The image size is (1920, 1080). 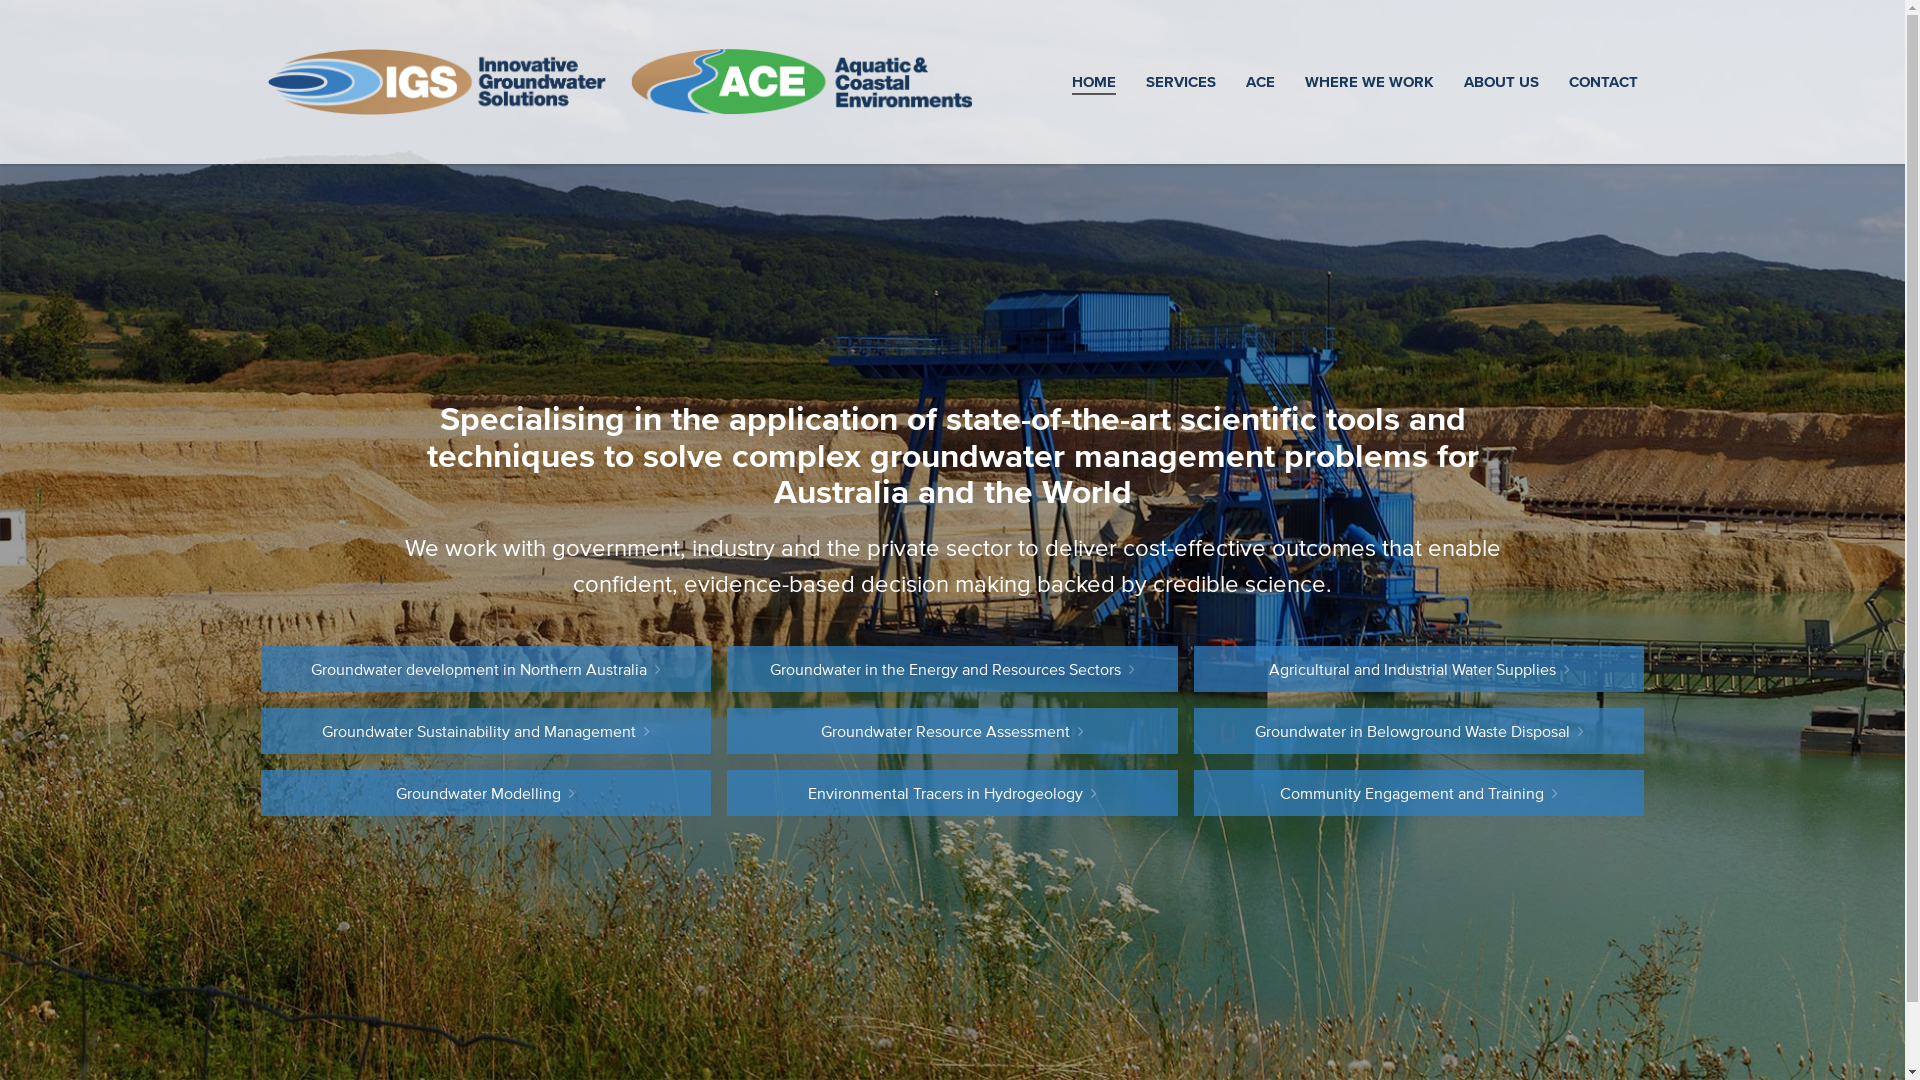 I want to click on 'Groundwater in Belowground Waste Disposal  ', so click(x=1418, y=731).